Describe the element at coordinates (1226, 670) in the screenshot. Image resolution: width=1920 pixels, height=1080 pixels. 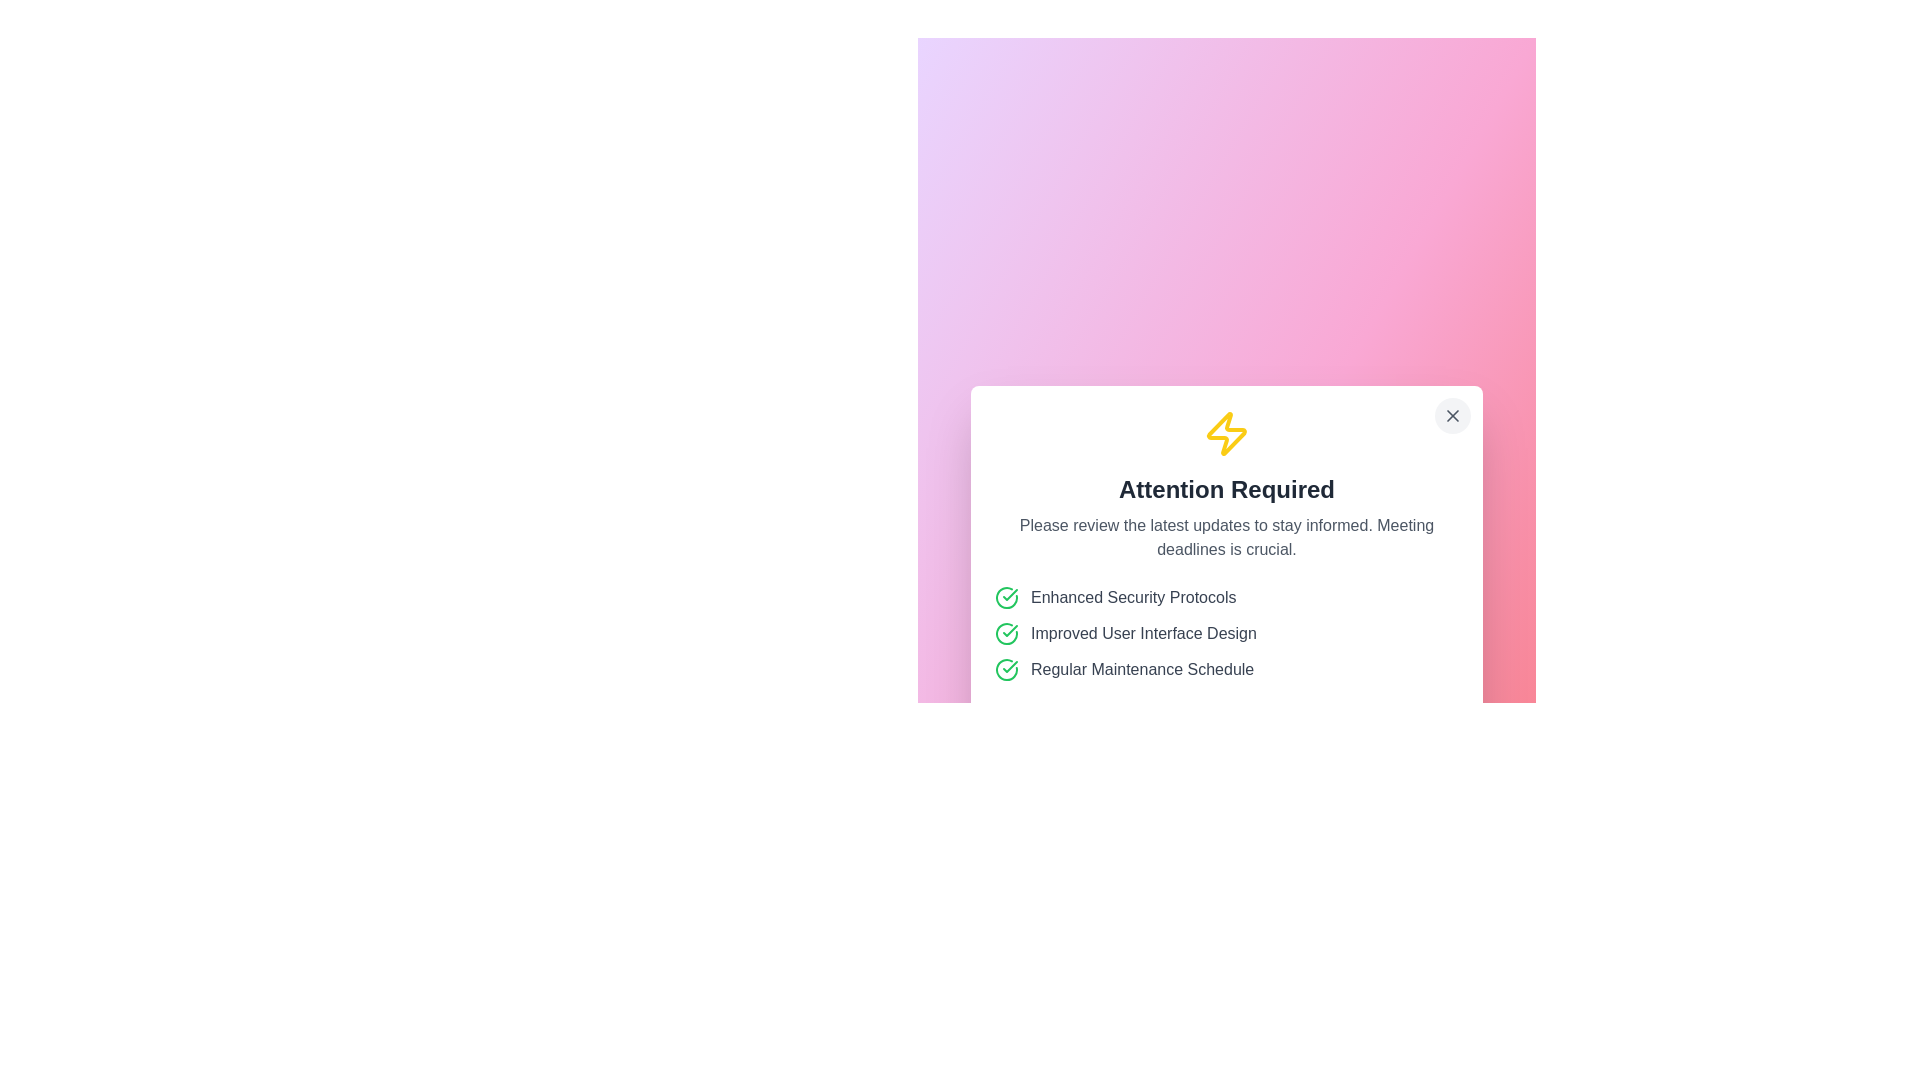
I see `the 'Regular Maintenance Schedule' label with a green check mark icon, which is the last item in the vertical list of features within a centered notification box` at that location.